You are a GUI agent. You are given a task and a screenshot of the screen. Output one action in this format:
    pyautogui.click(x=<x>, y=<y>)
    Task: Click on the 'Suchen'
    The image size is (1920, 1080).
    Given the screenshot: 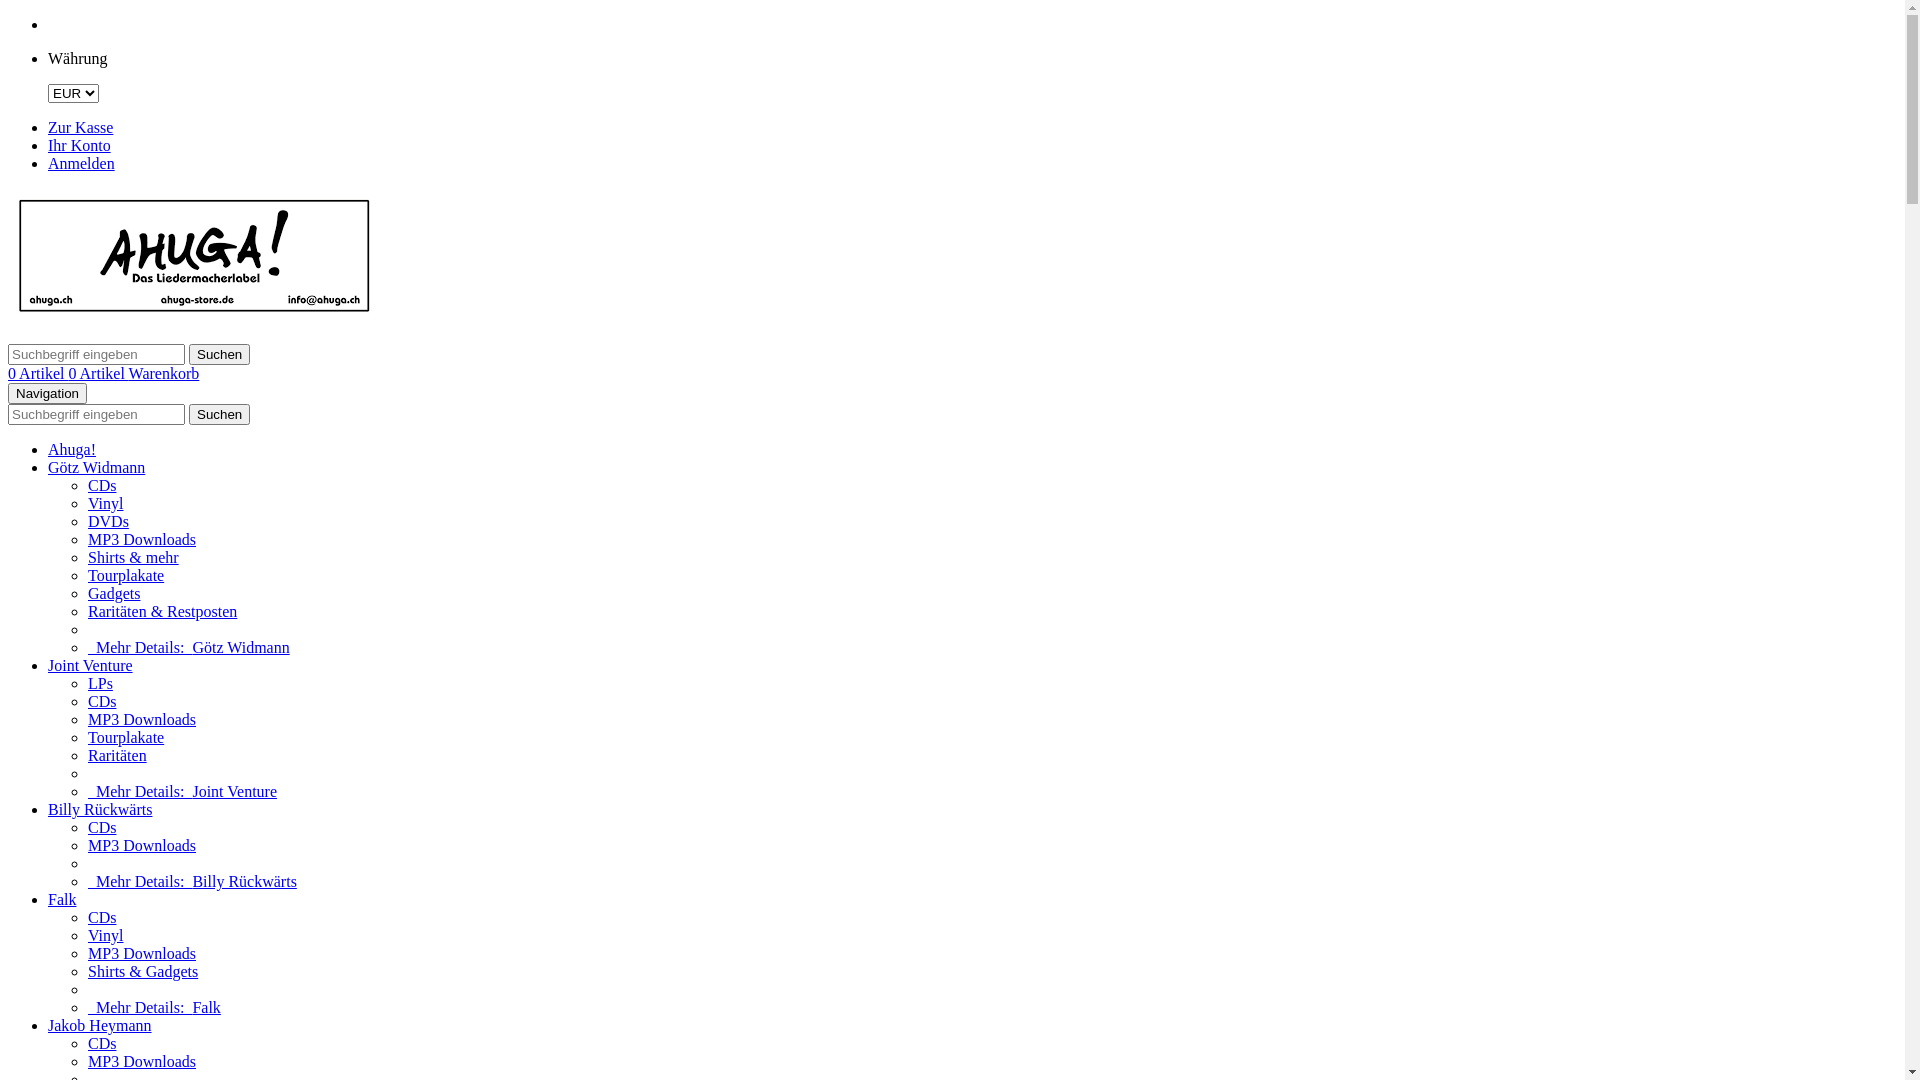 What is the action you would take?
    pyautogui.click(x=219, y=413)
    